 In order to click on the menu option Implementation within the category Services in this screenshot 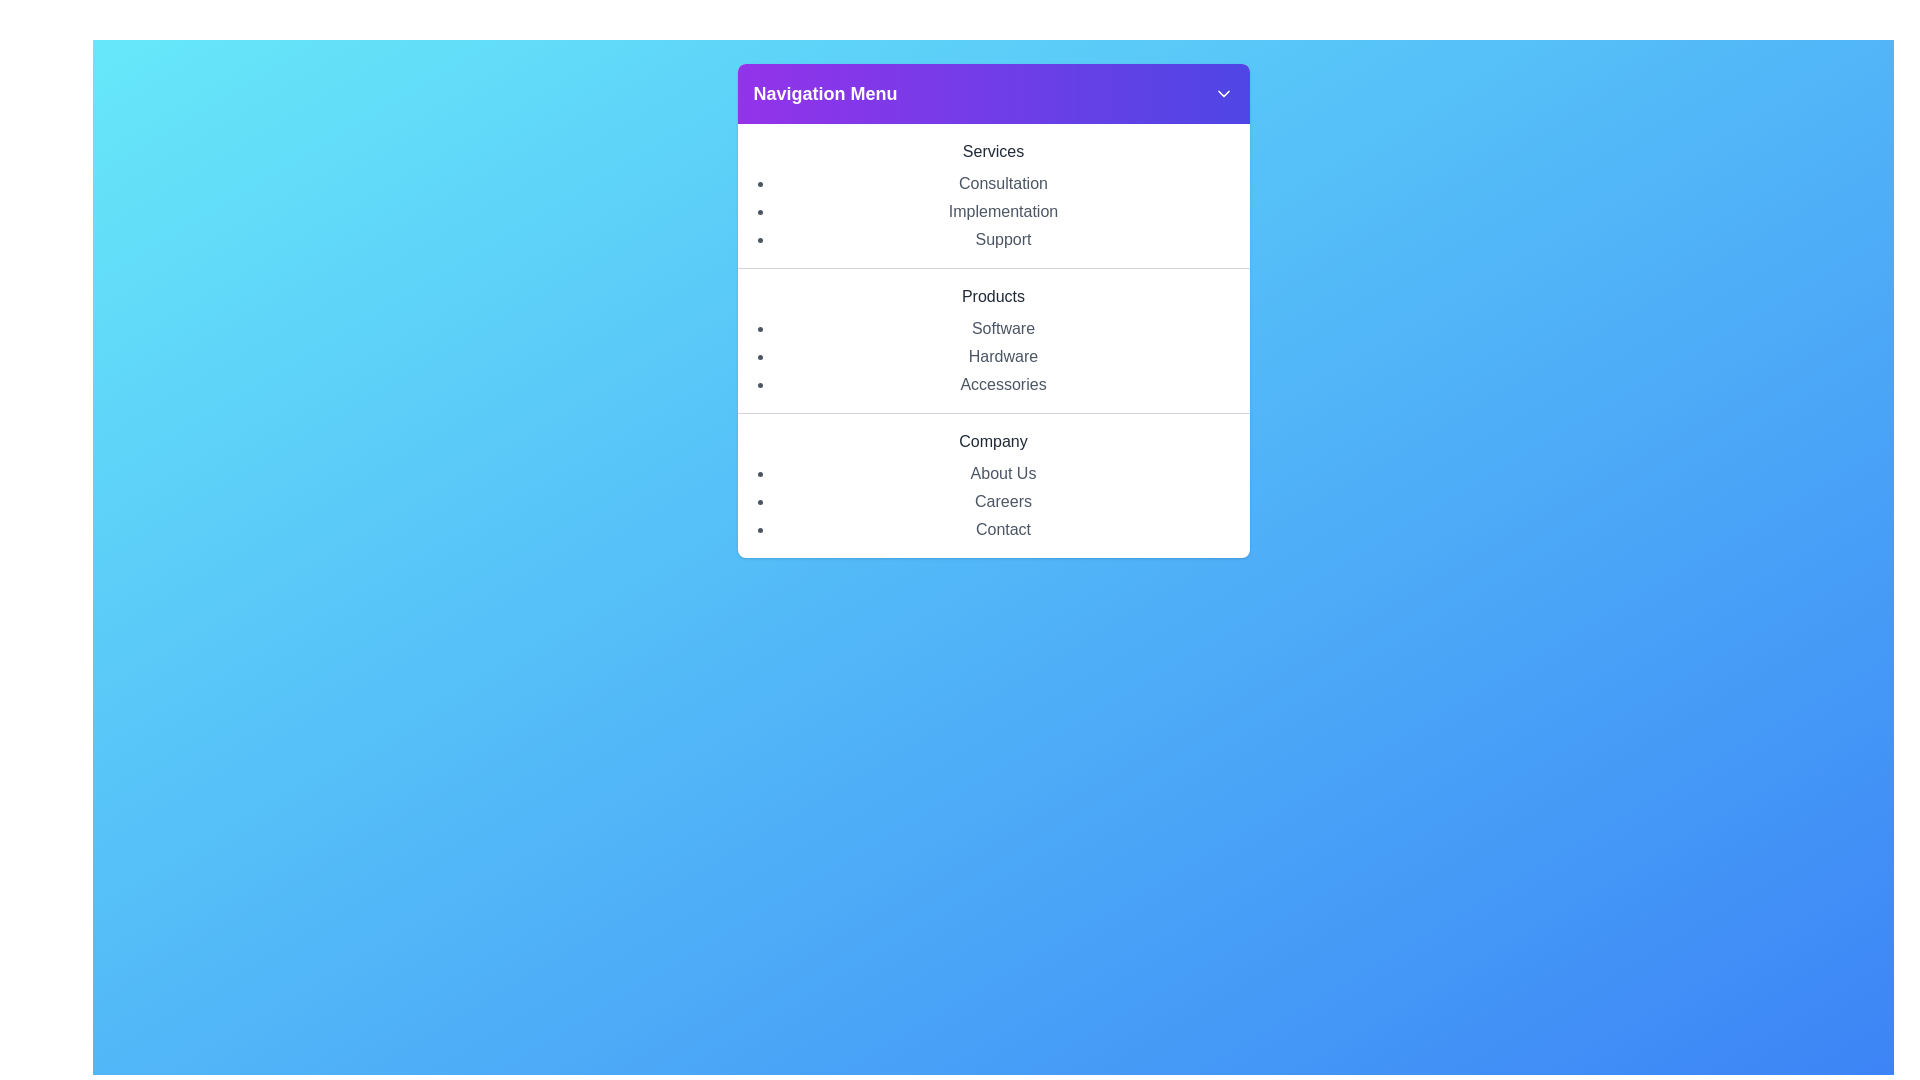, I will do `click(1003, 212)`.